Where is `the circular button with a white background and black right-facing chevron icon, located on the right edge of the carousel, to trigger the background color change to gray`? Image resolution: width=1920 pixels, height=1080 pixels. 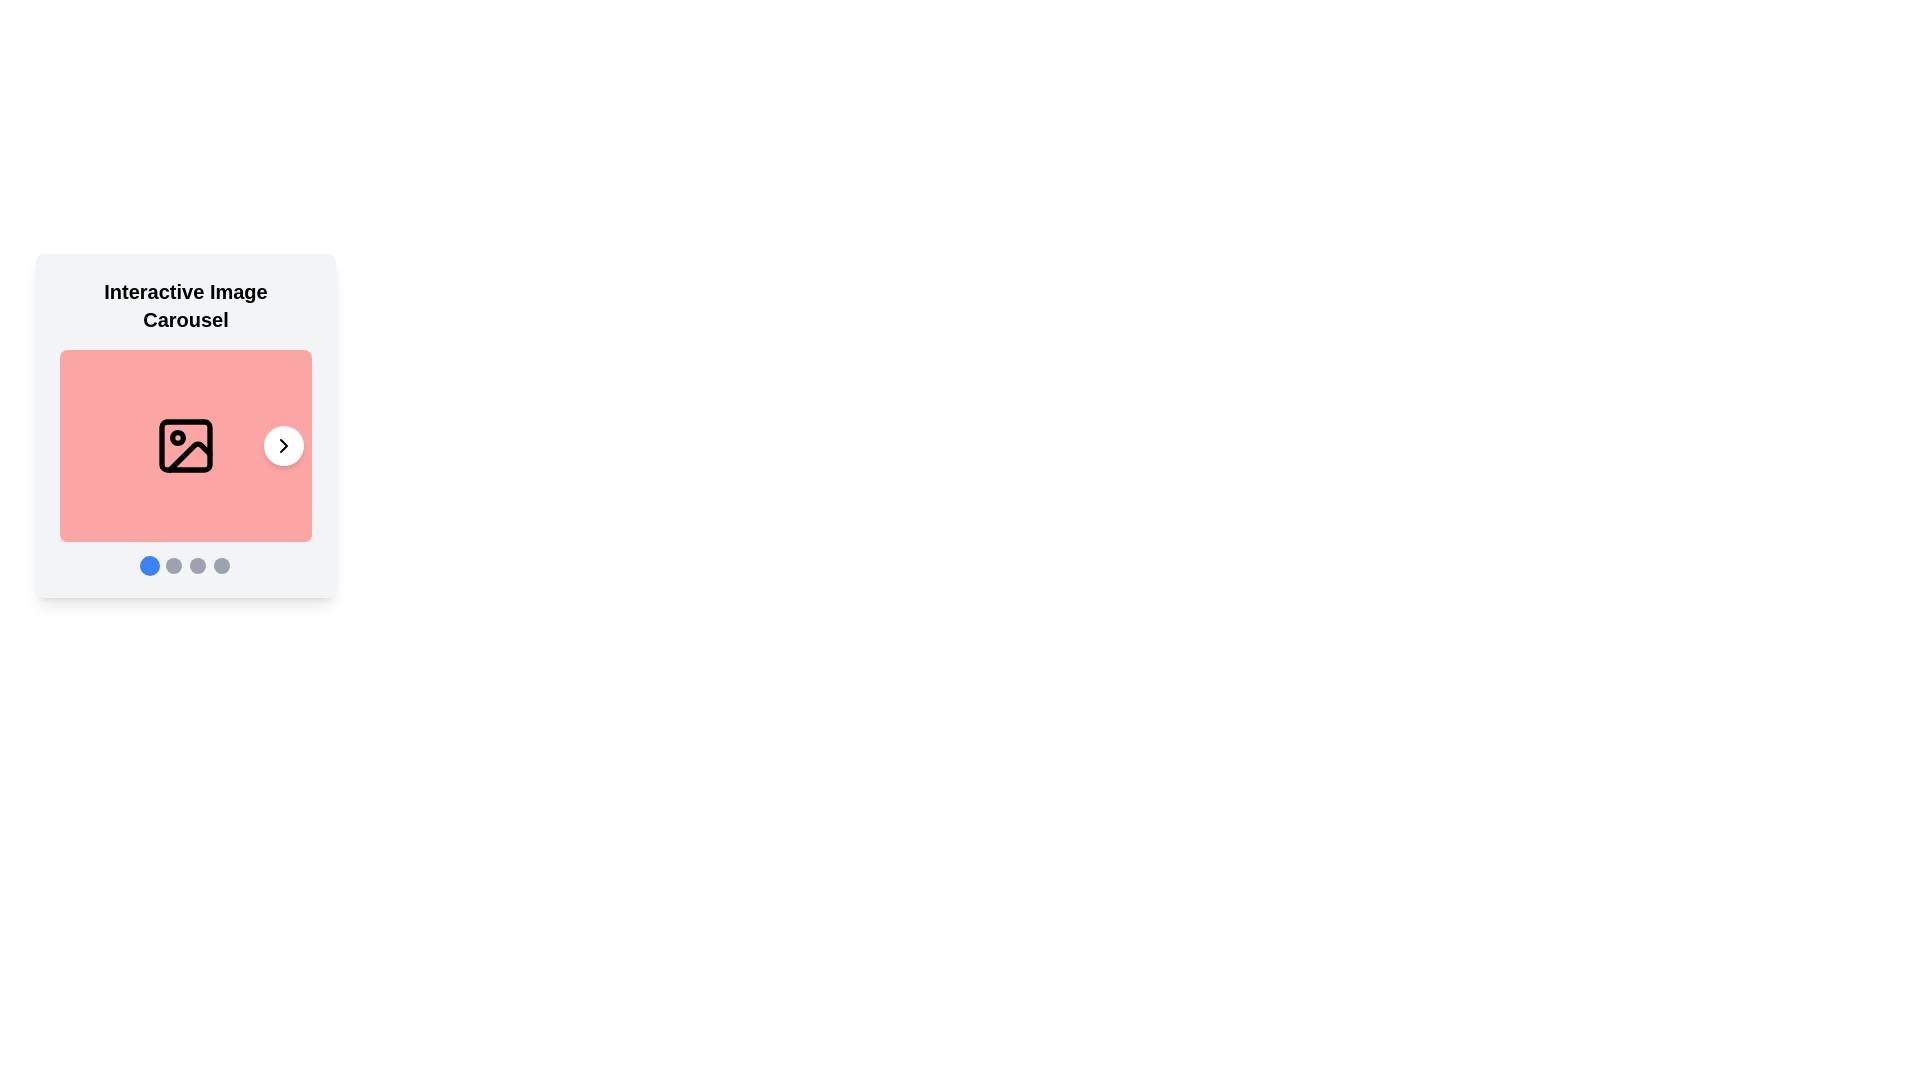
the circular button with a white background and black right-facing chevron icon, located on the right edge of the carousel, to trigger the background color change to gray is located at coordinates (282, 445).